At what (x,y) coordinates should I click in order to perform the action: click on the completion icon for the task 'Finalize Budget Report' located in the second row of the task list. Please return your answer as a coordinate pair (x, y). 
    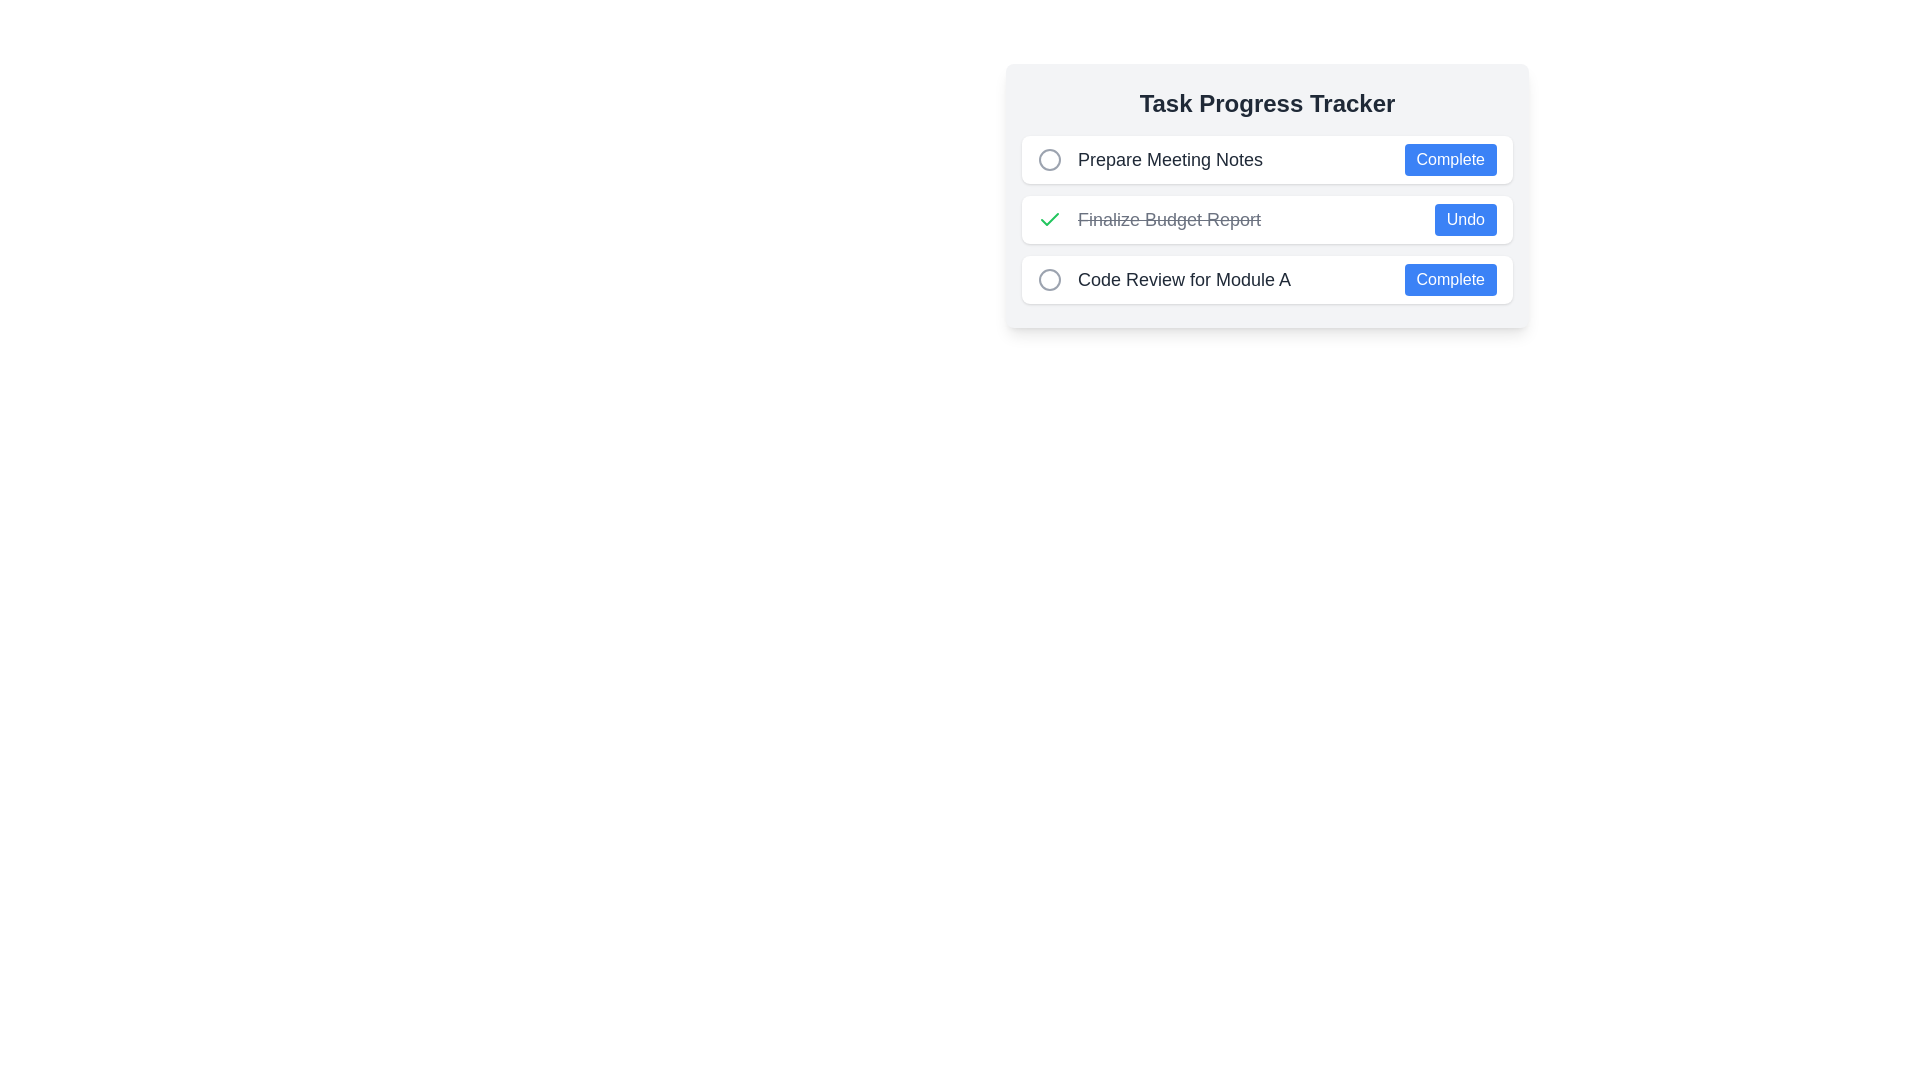
    Looking at the image, I should click on (1049, 219).